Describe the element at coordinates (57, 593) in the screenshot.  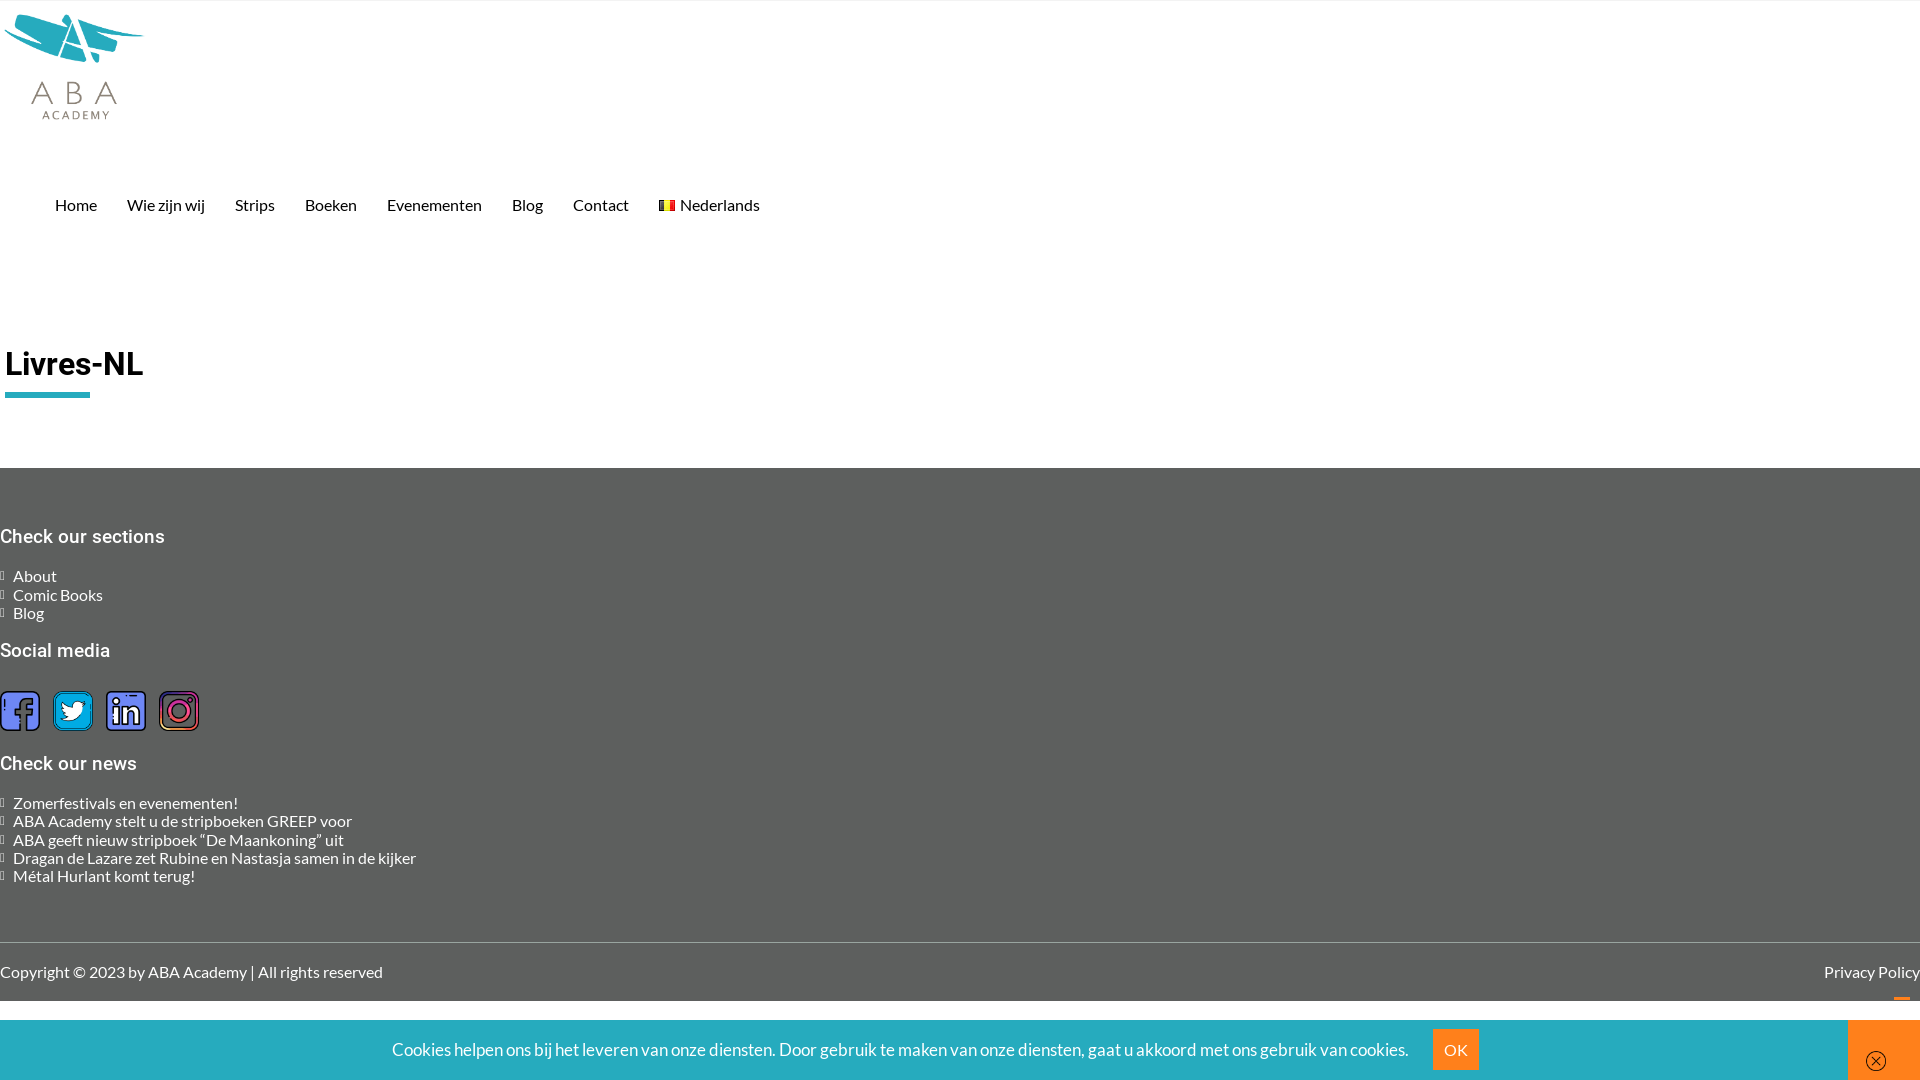
I see `'Comic Books'` at that location.